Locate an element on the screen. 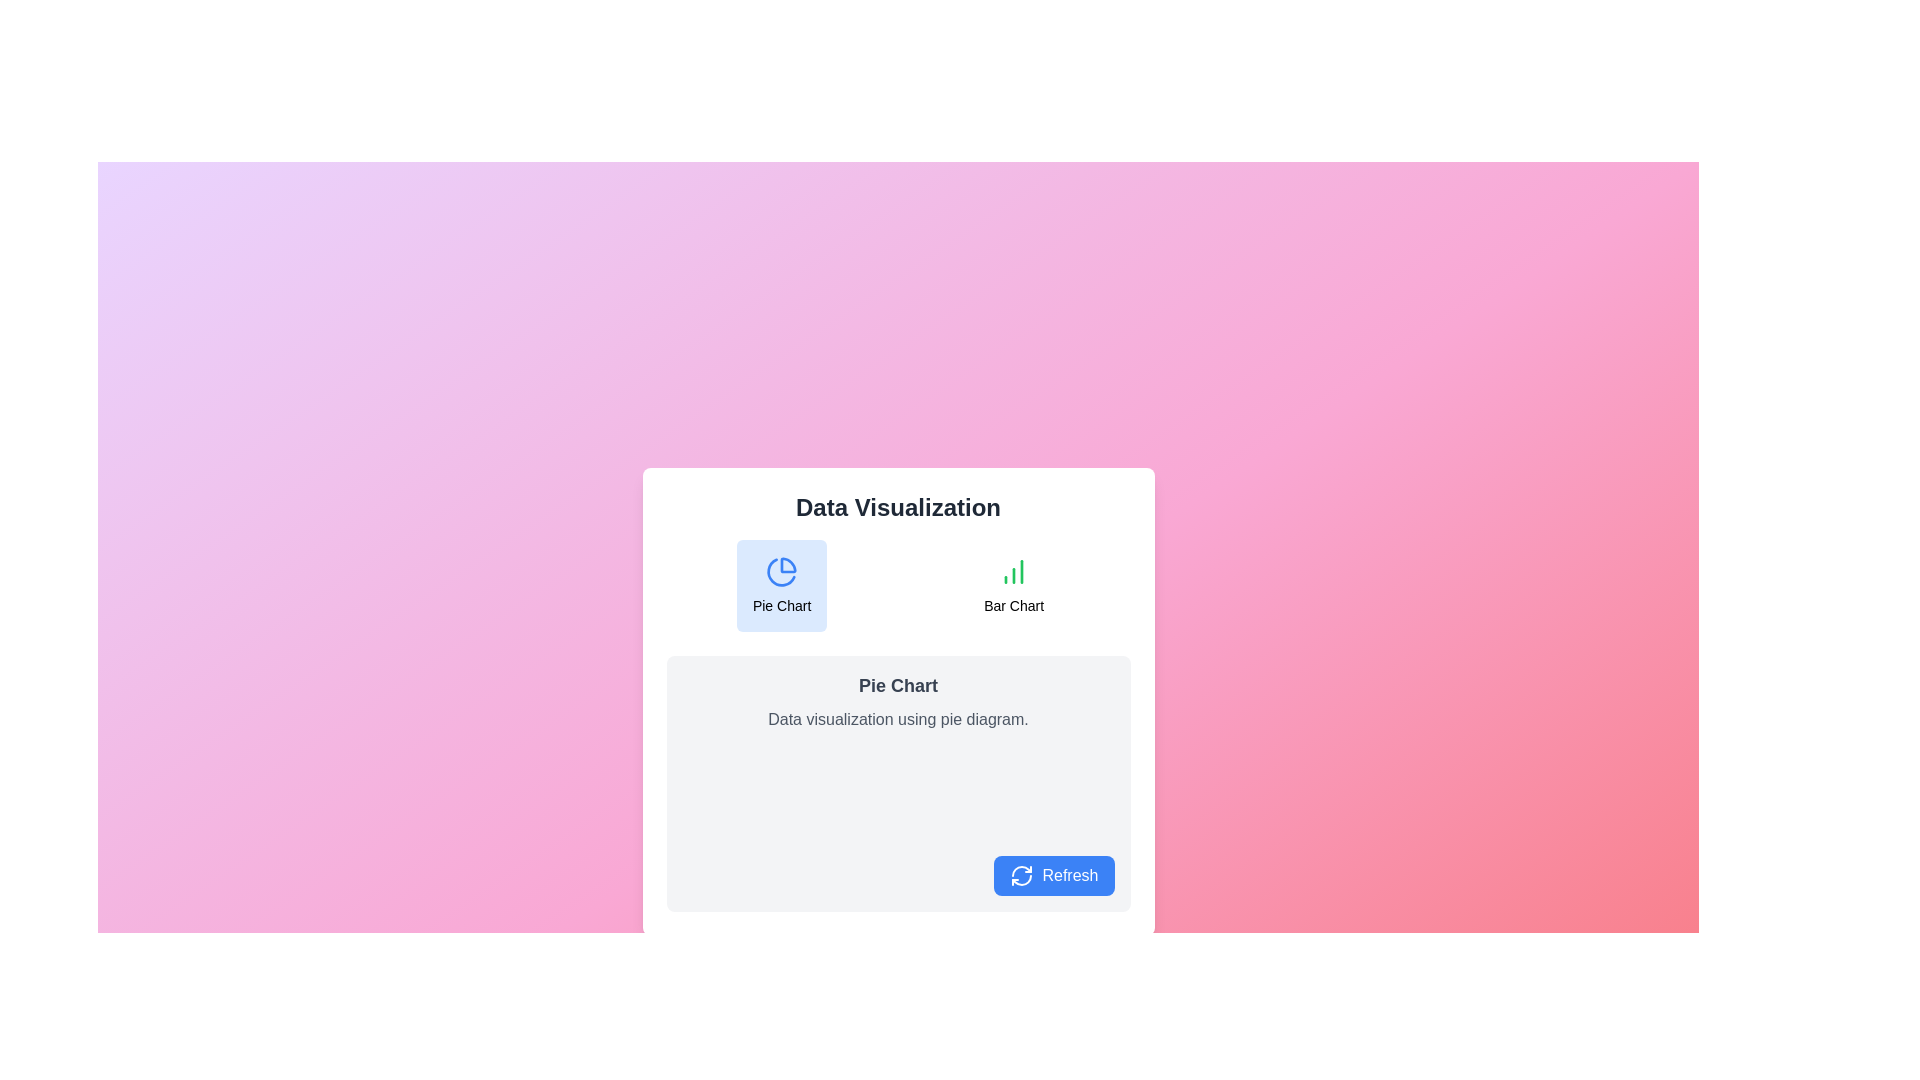 This screenshot has width=1920, height=1080. text label displaying 'Pie Chart' located beneath the pie chart icon within the left card of the 'Data Visualization' section is located at coordinates (781, 604).